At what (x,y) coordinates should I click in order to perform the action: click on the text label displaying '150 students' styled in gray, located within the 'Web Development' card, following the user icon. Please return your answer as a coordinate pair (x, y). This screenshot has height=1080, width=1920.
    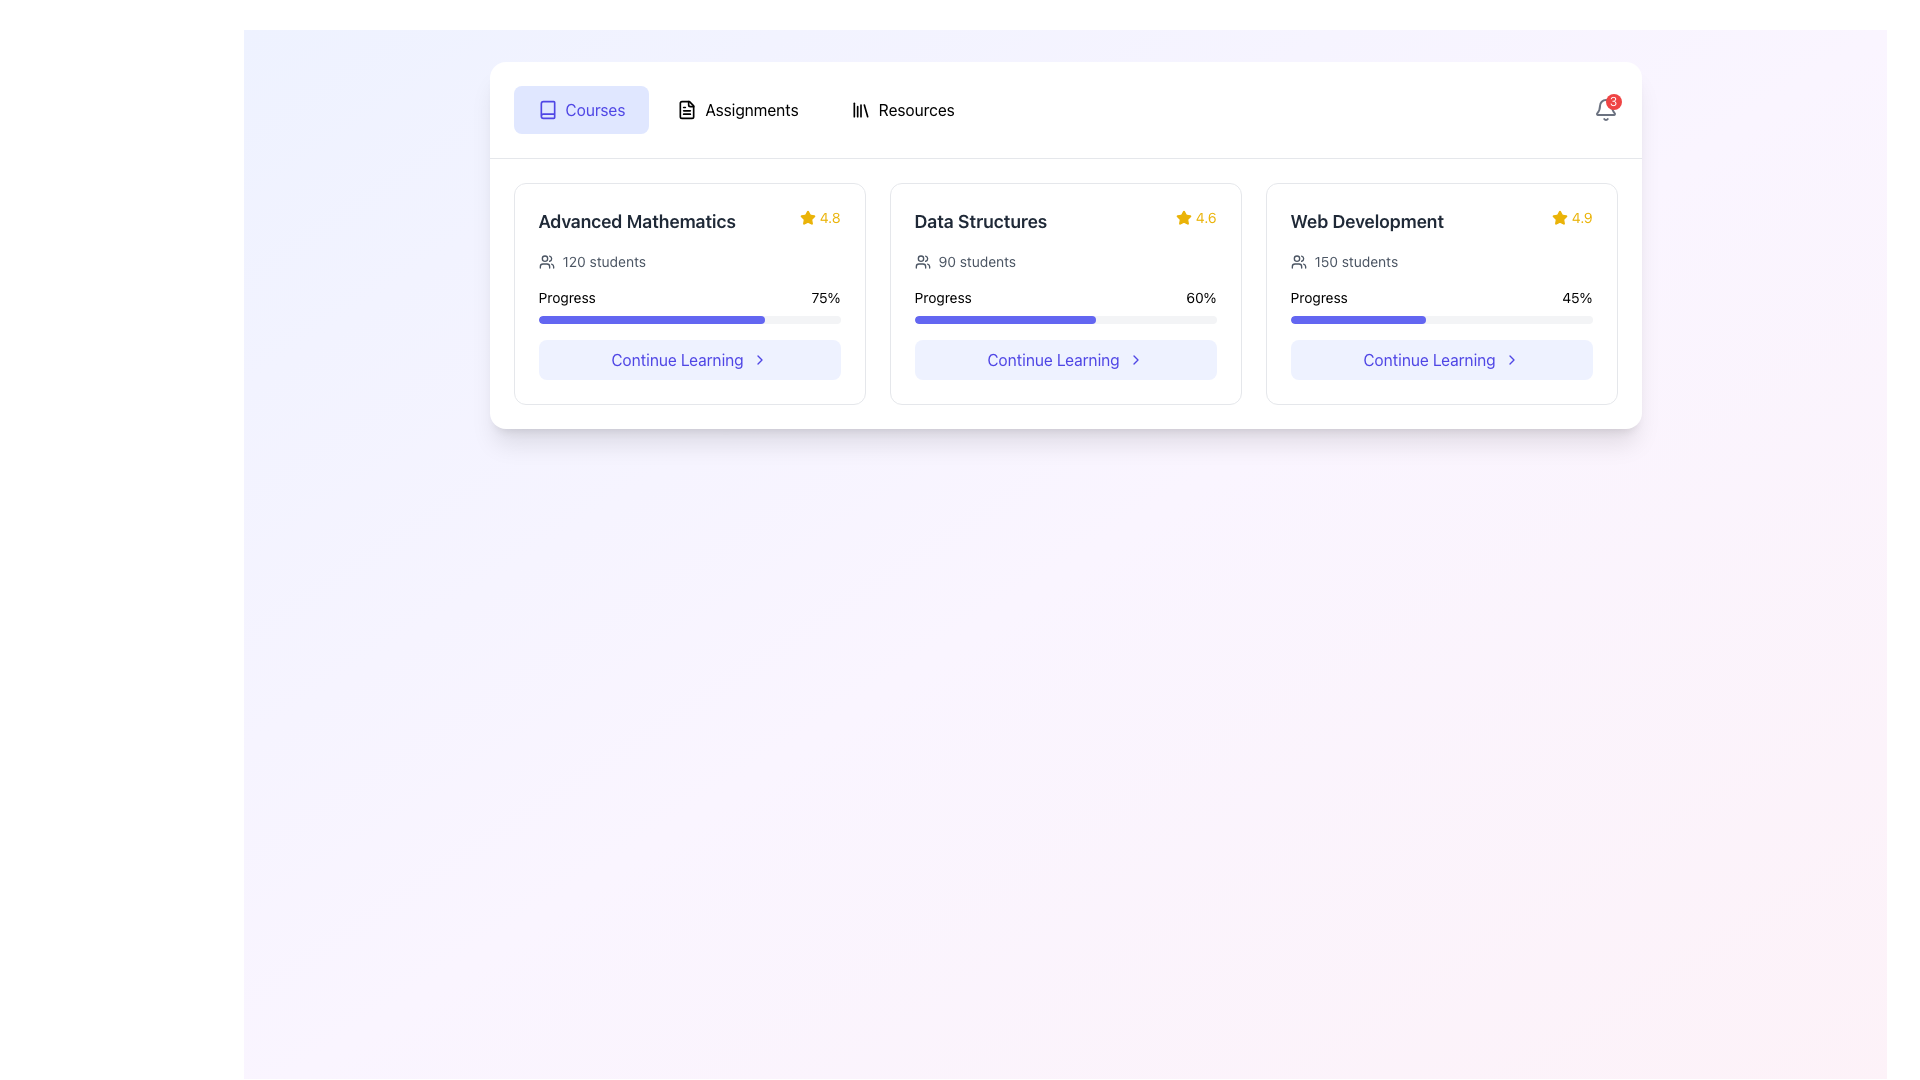
    Looking at the image, I should click on (1356, 261).